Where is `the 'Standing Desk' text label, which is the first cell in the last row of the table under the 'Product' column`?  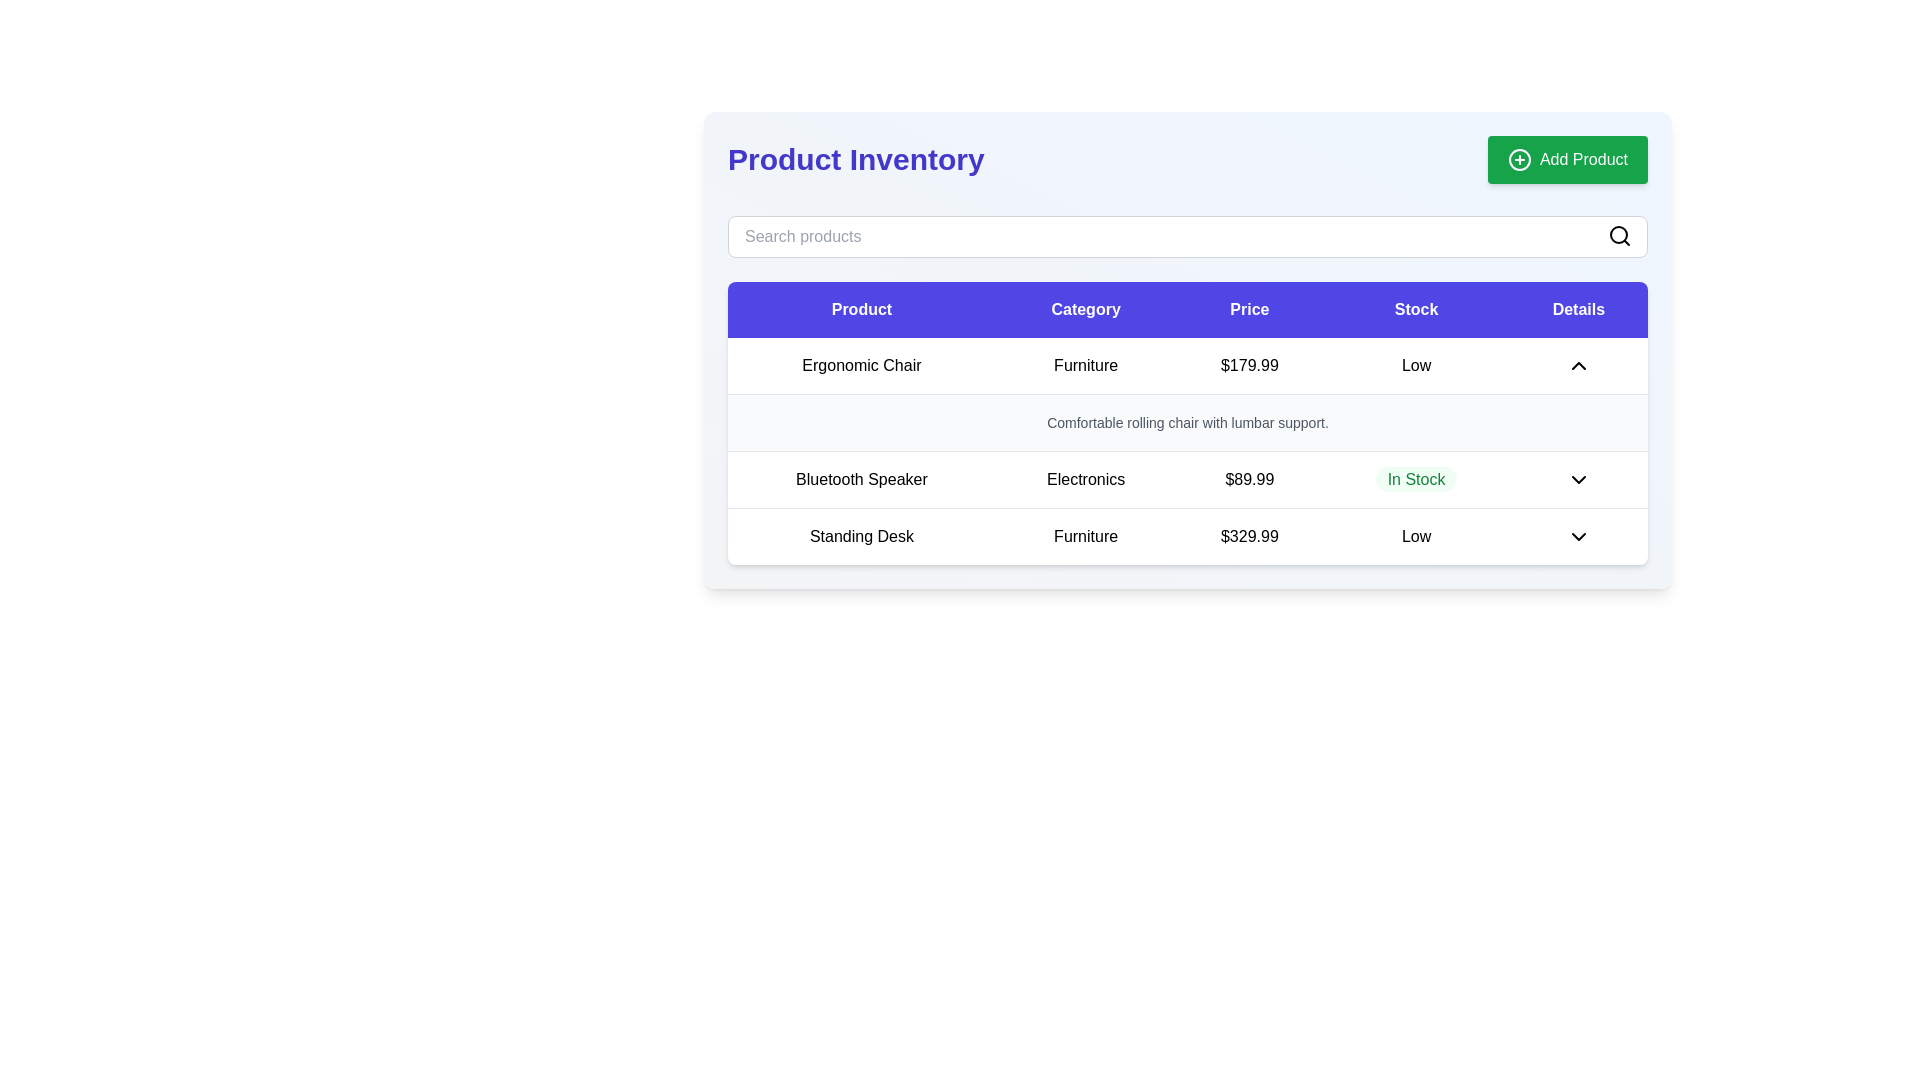
the 'Standing Desk' text label, which is the first cell in the last row of the table under the 'Product' column is located at coordinates (861, 535).